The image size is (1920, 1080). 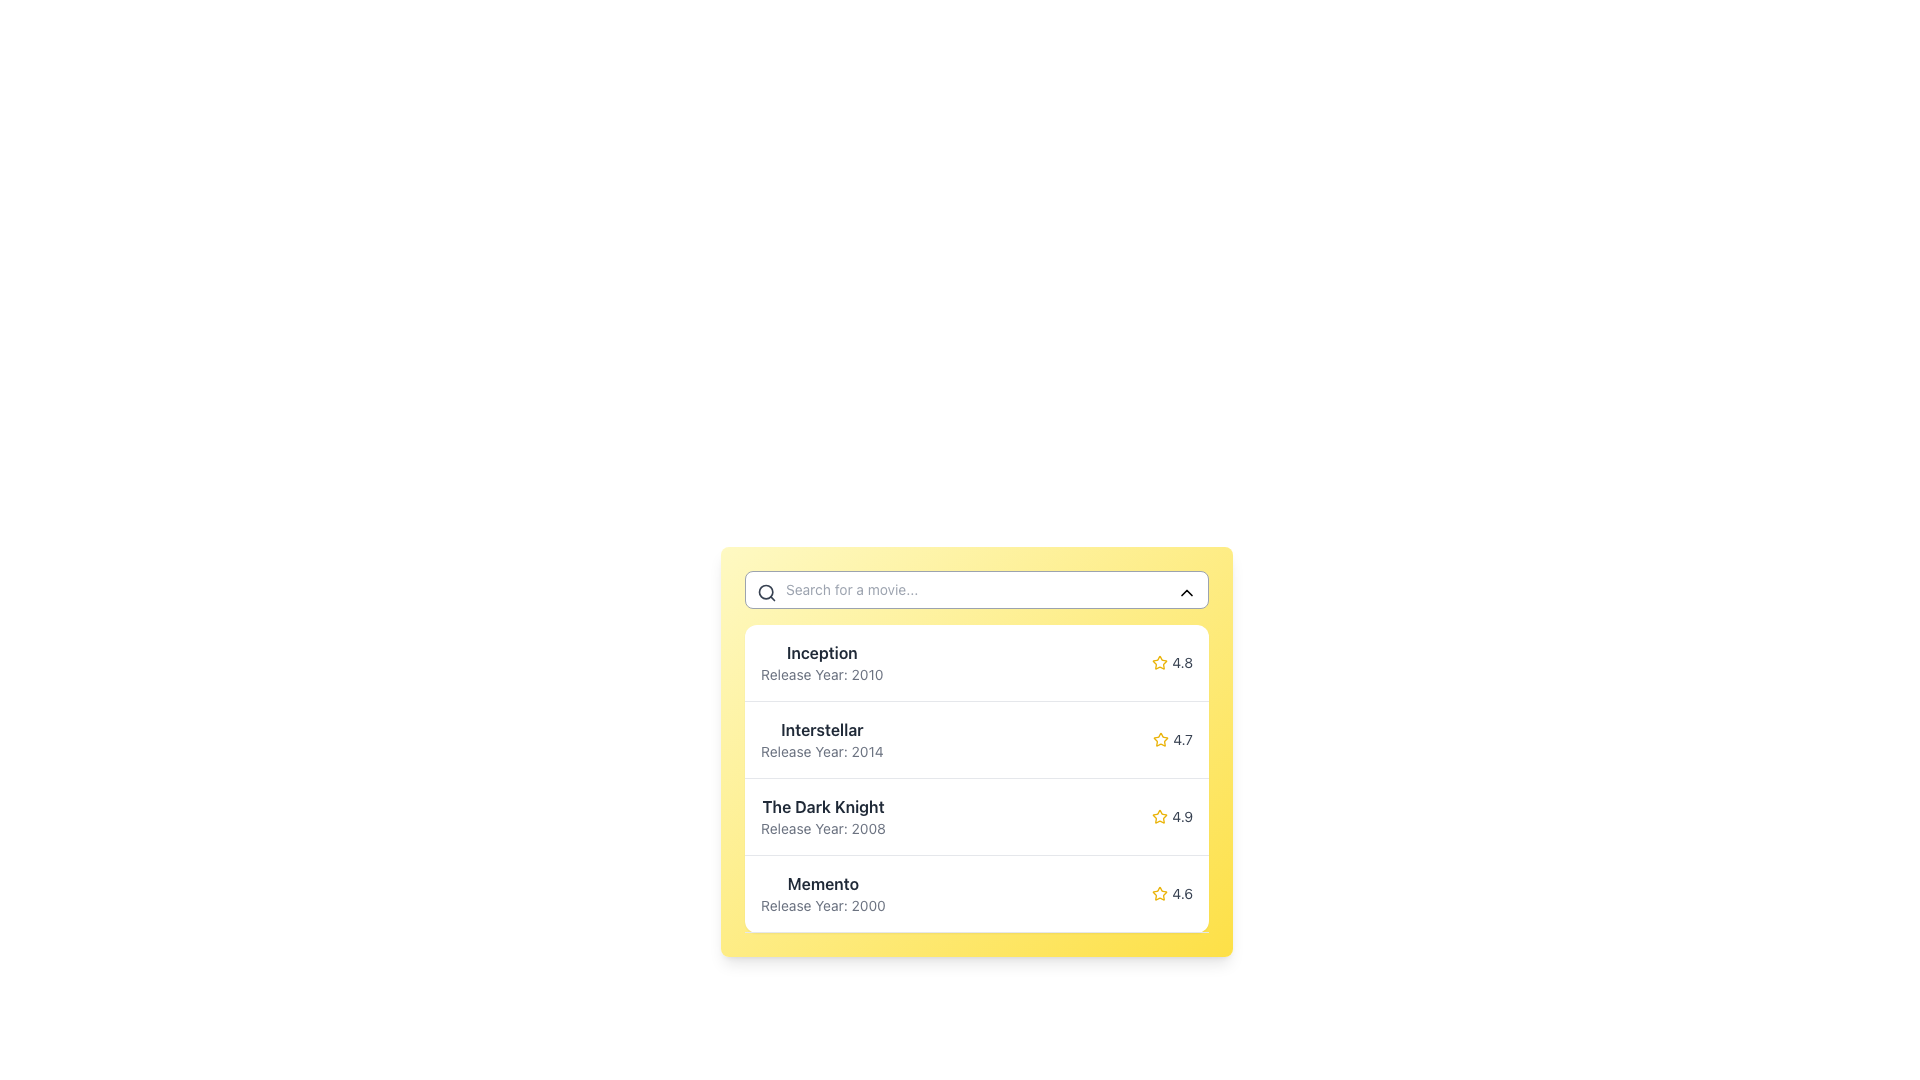 I want to click on the non-interactive text element that provides the release year of the movie 'Memento', located as subtext below the title in the fourth entry of the movie listing, so click(x=823, y=906).